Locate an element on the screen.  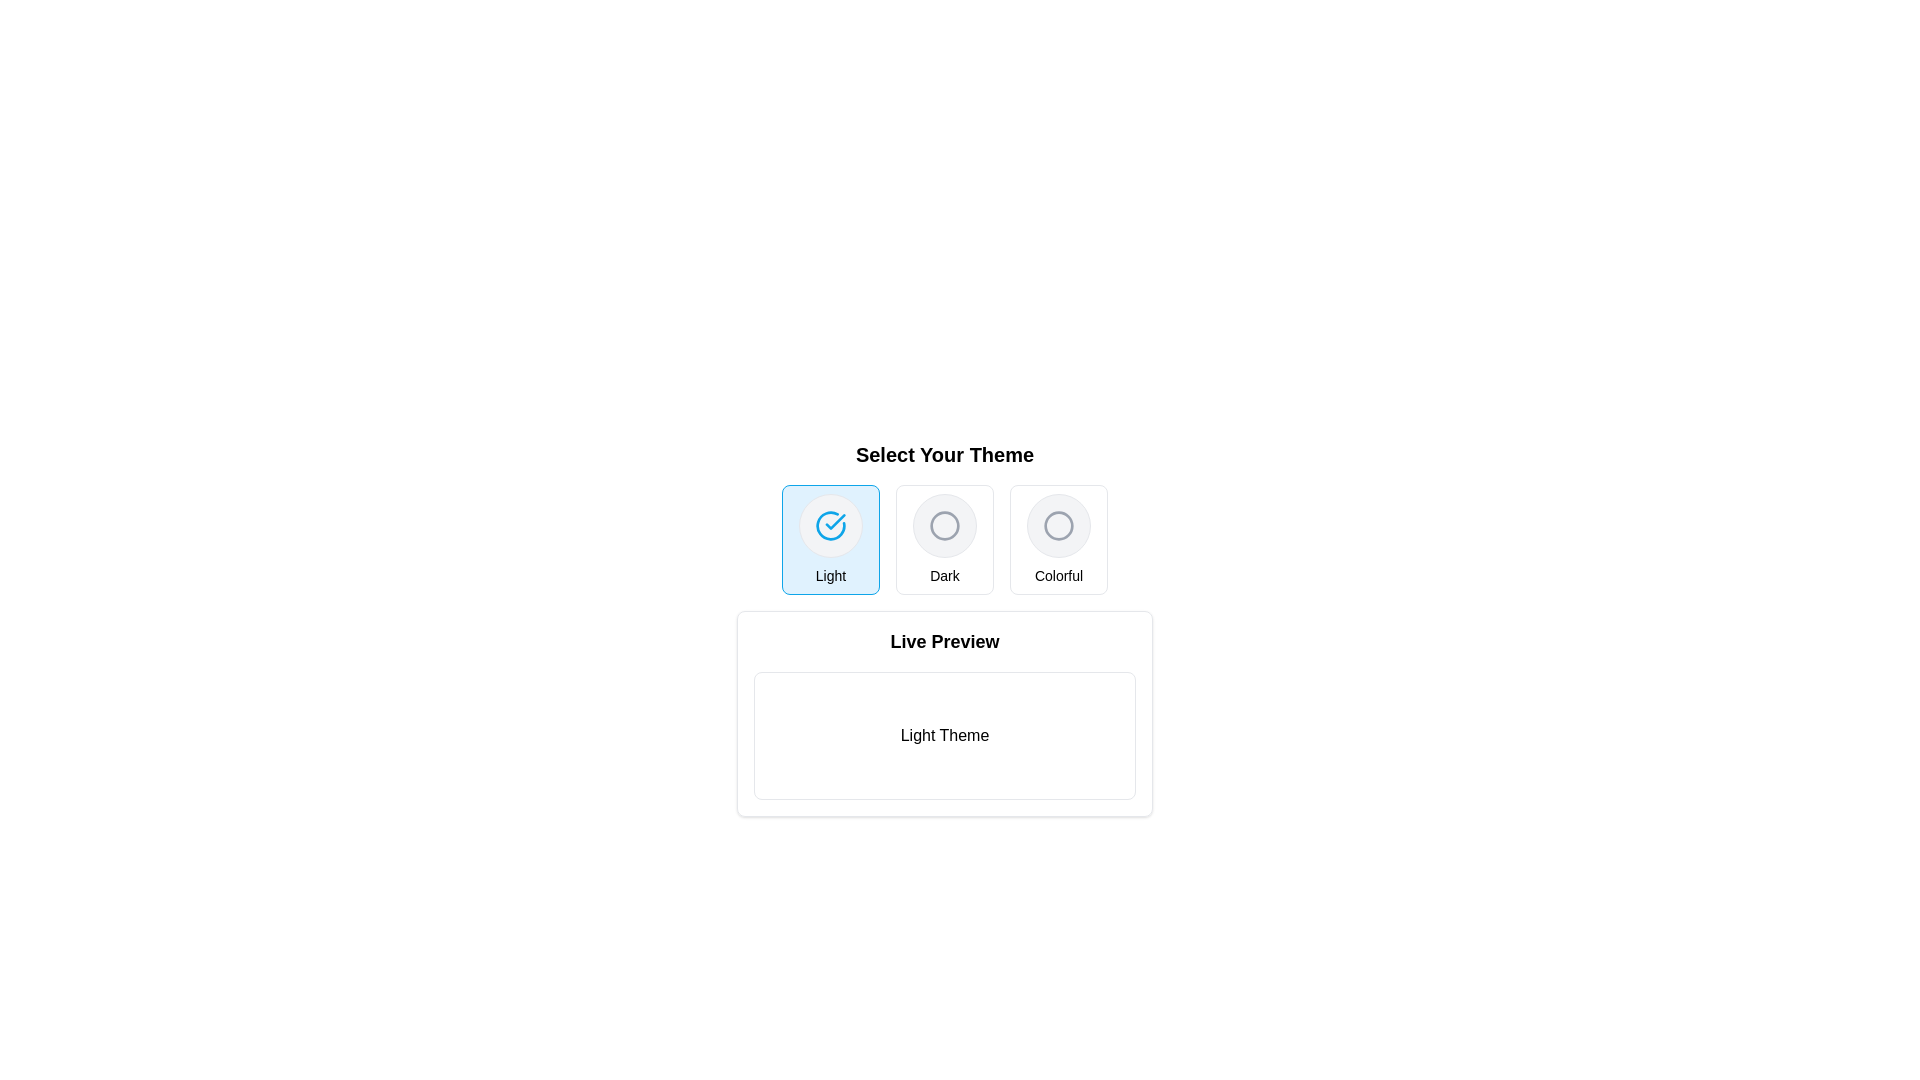
the circular icon representing the 'Dark' theme option is located at coordinates (944, 524).